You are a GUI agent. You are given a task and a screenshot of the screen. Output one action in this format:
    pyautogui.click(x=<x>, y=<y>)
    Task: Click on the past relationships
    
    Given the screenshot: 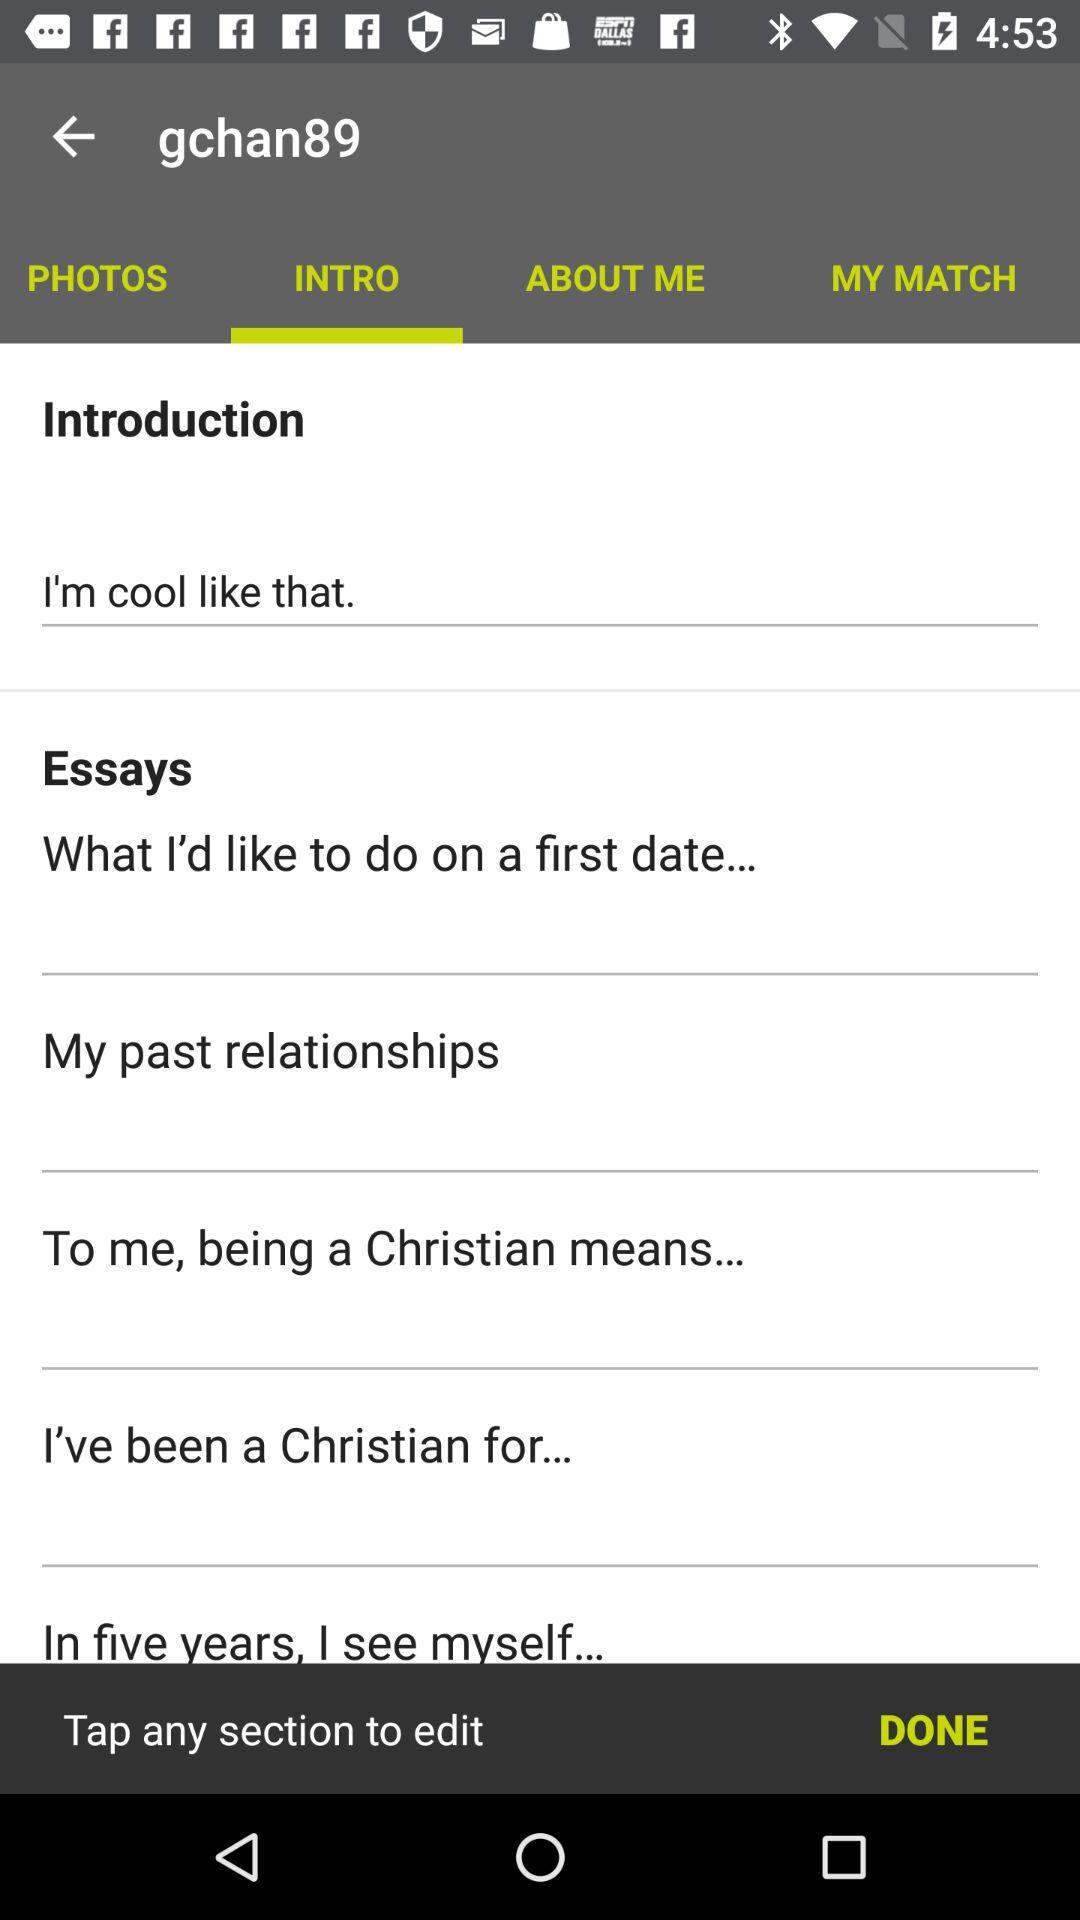 What is the action you would take?
    pyautogui.click(x=540, y=1137)
    